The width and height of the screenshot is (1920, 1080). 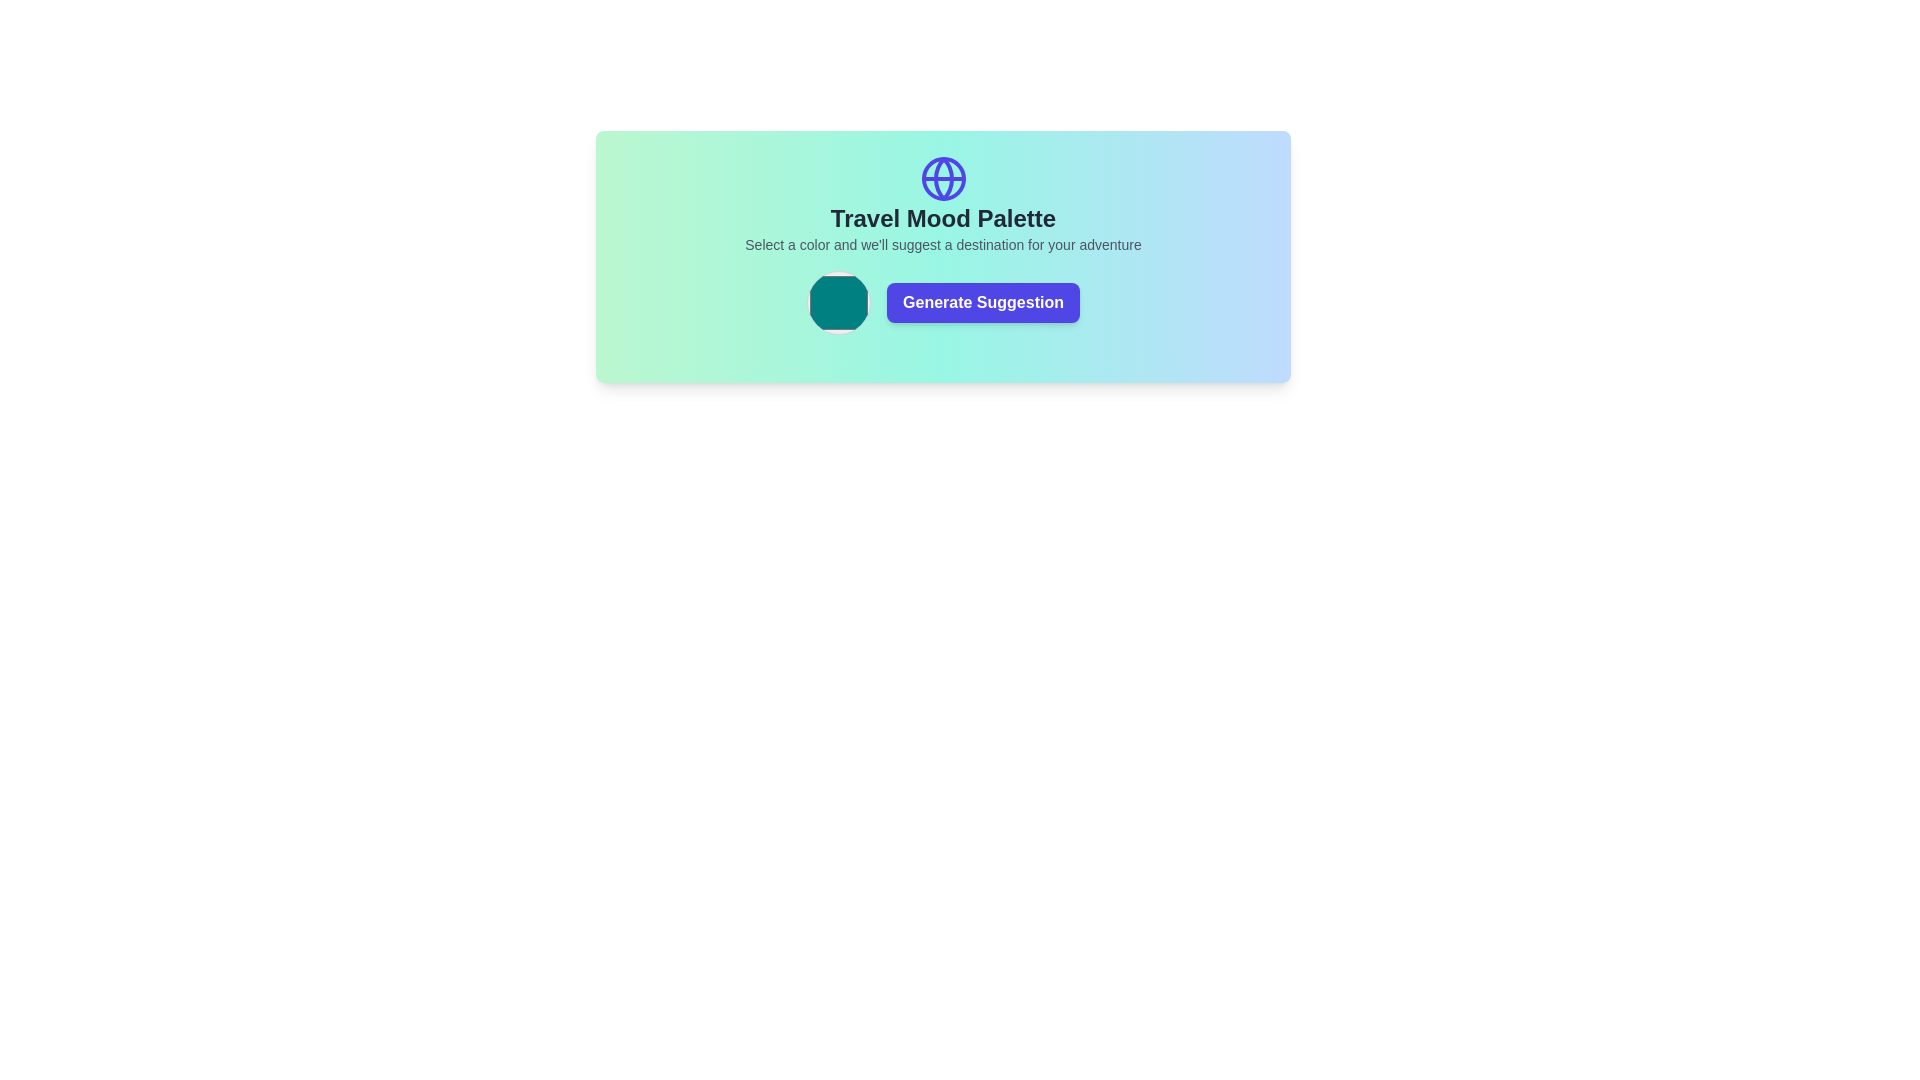 I want to click on the rectangular button with a vibrant indigo background and white text reading 'Generate Suggestion', so click(x=983, y=303).